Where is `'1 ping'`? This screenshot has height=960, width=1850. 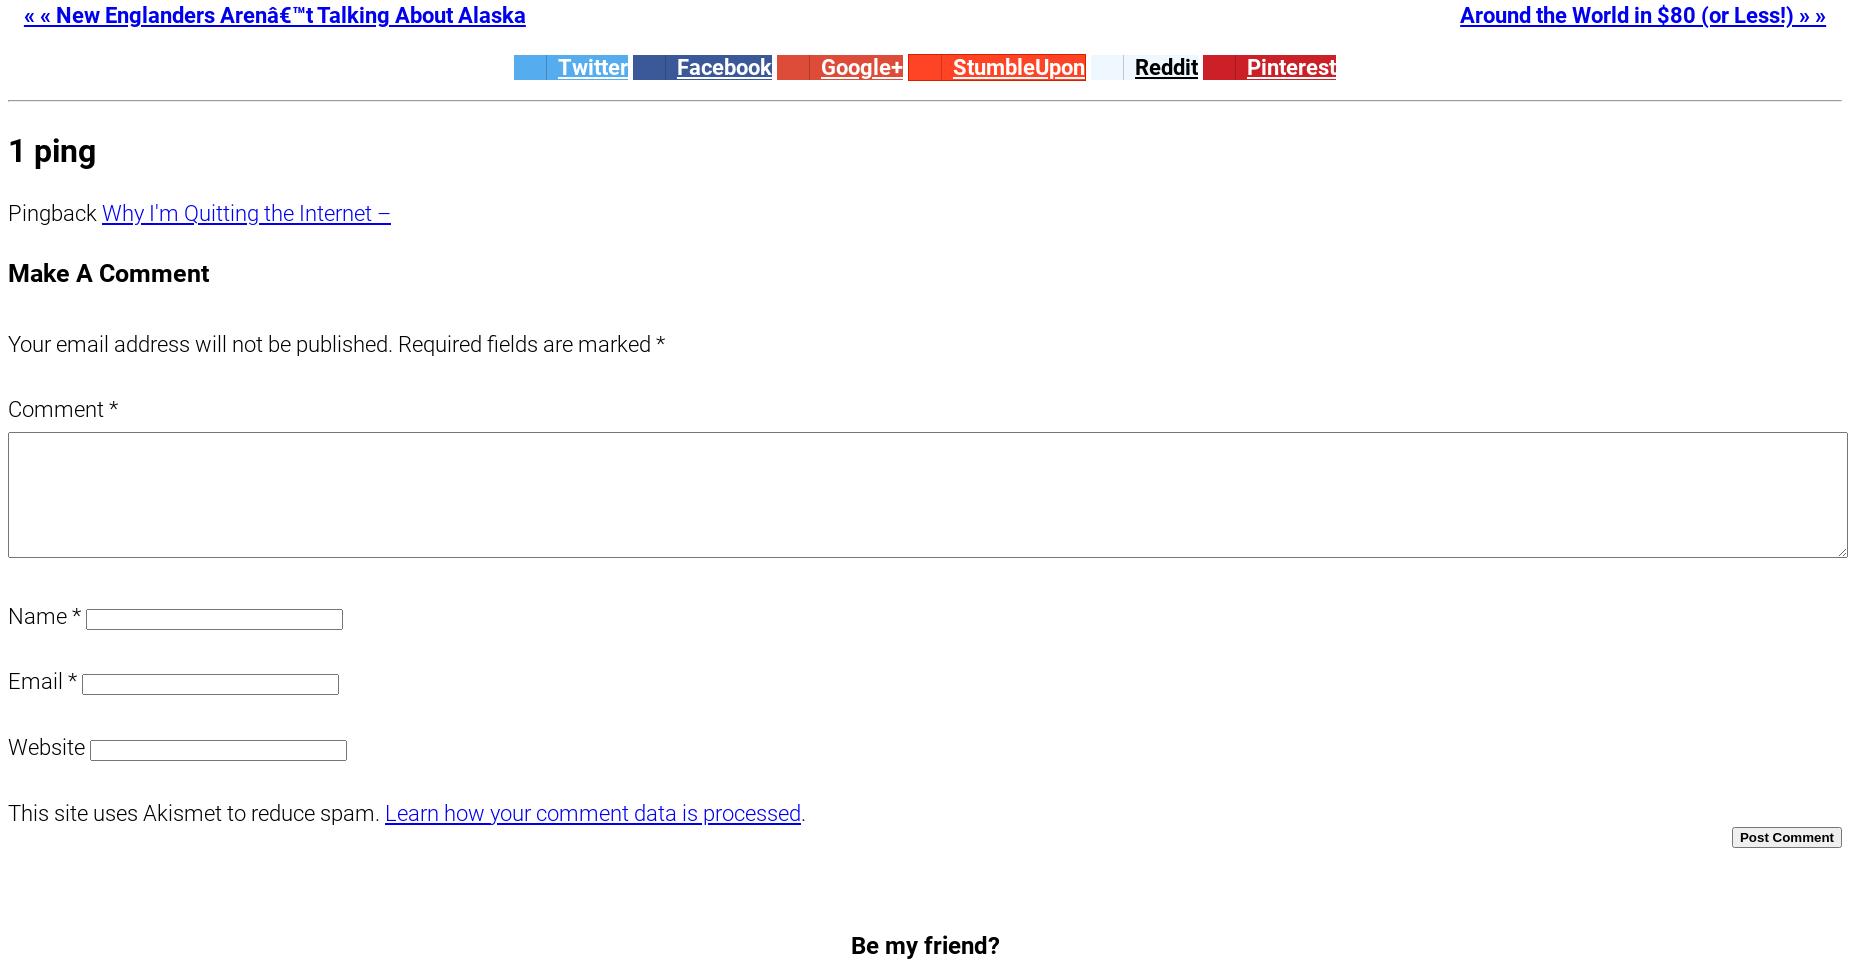
'1 ping' is located at coordinates (50, 150).